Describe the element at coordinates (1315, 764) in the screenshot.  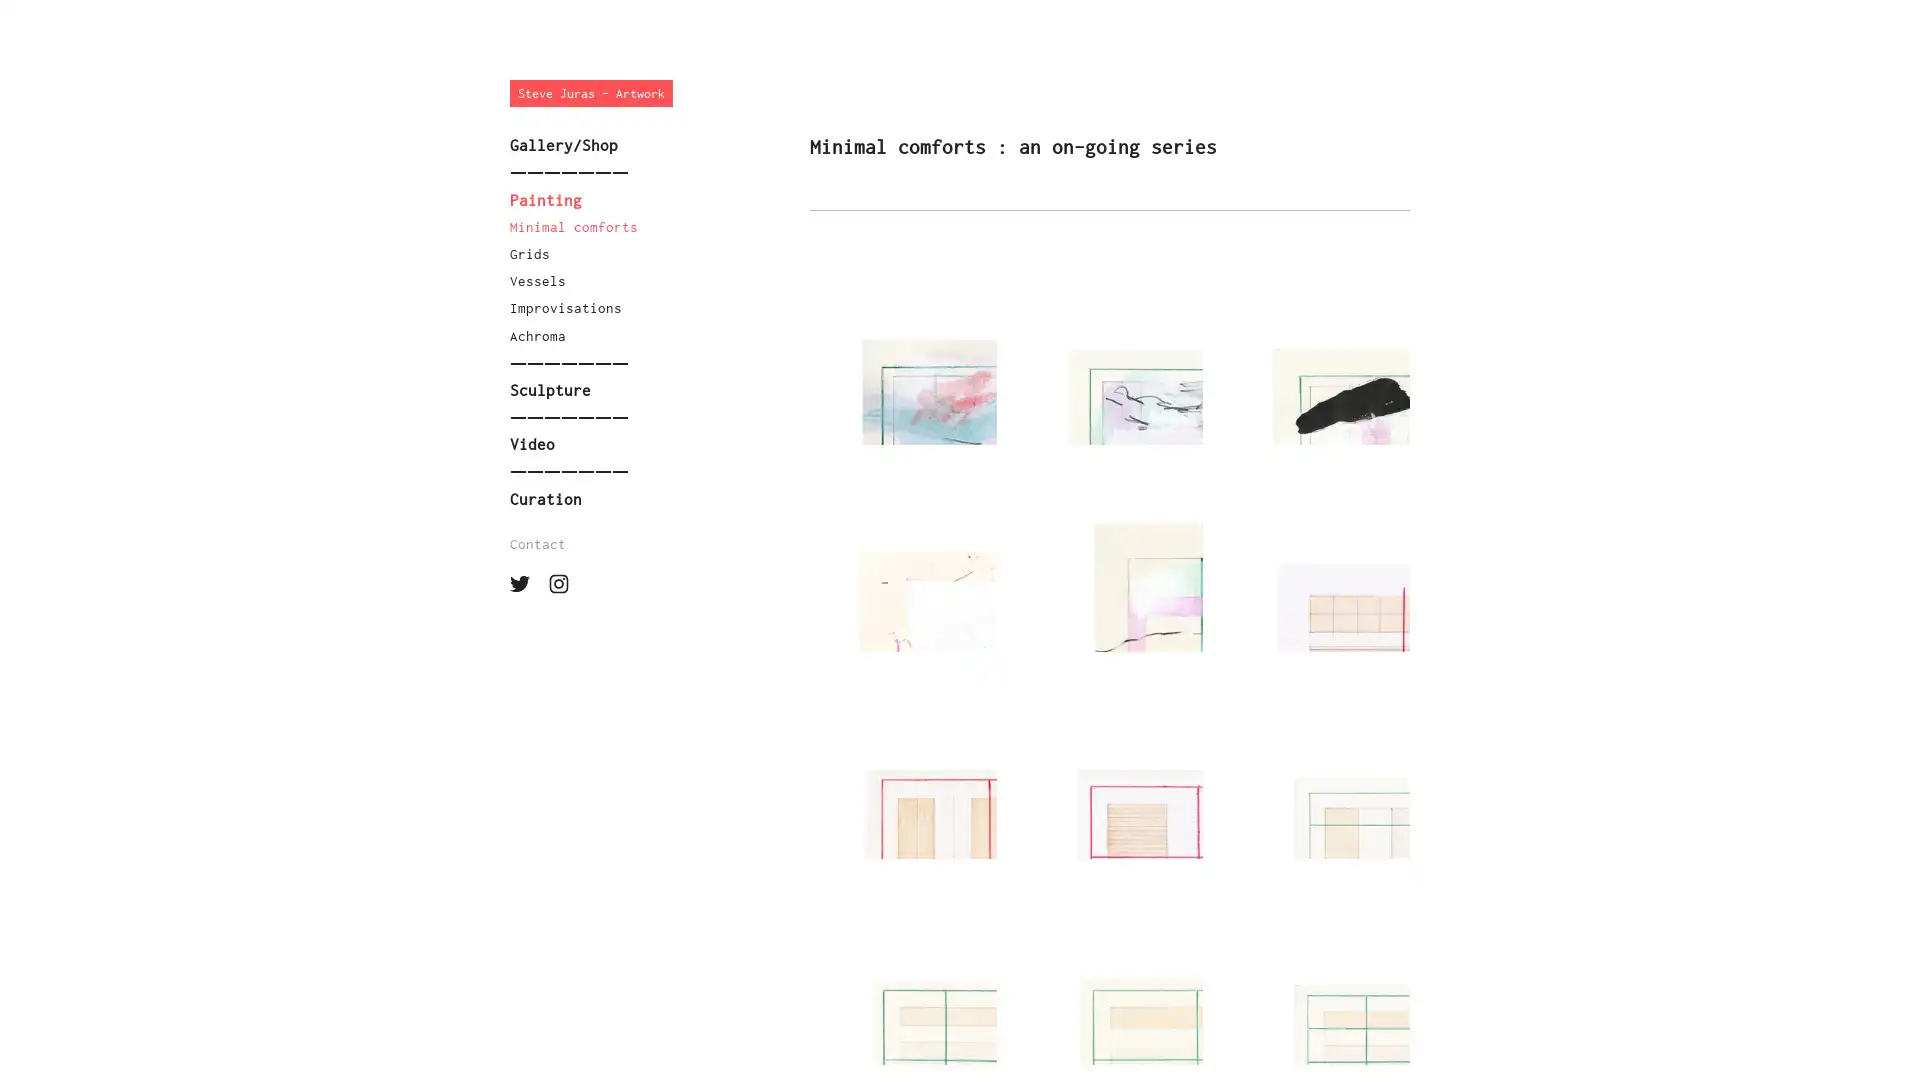
I see `View fullsize Detroit Rock City` at that location.